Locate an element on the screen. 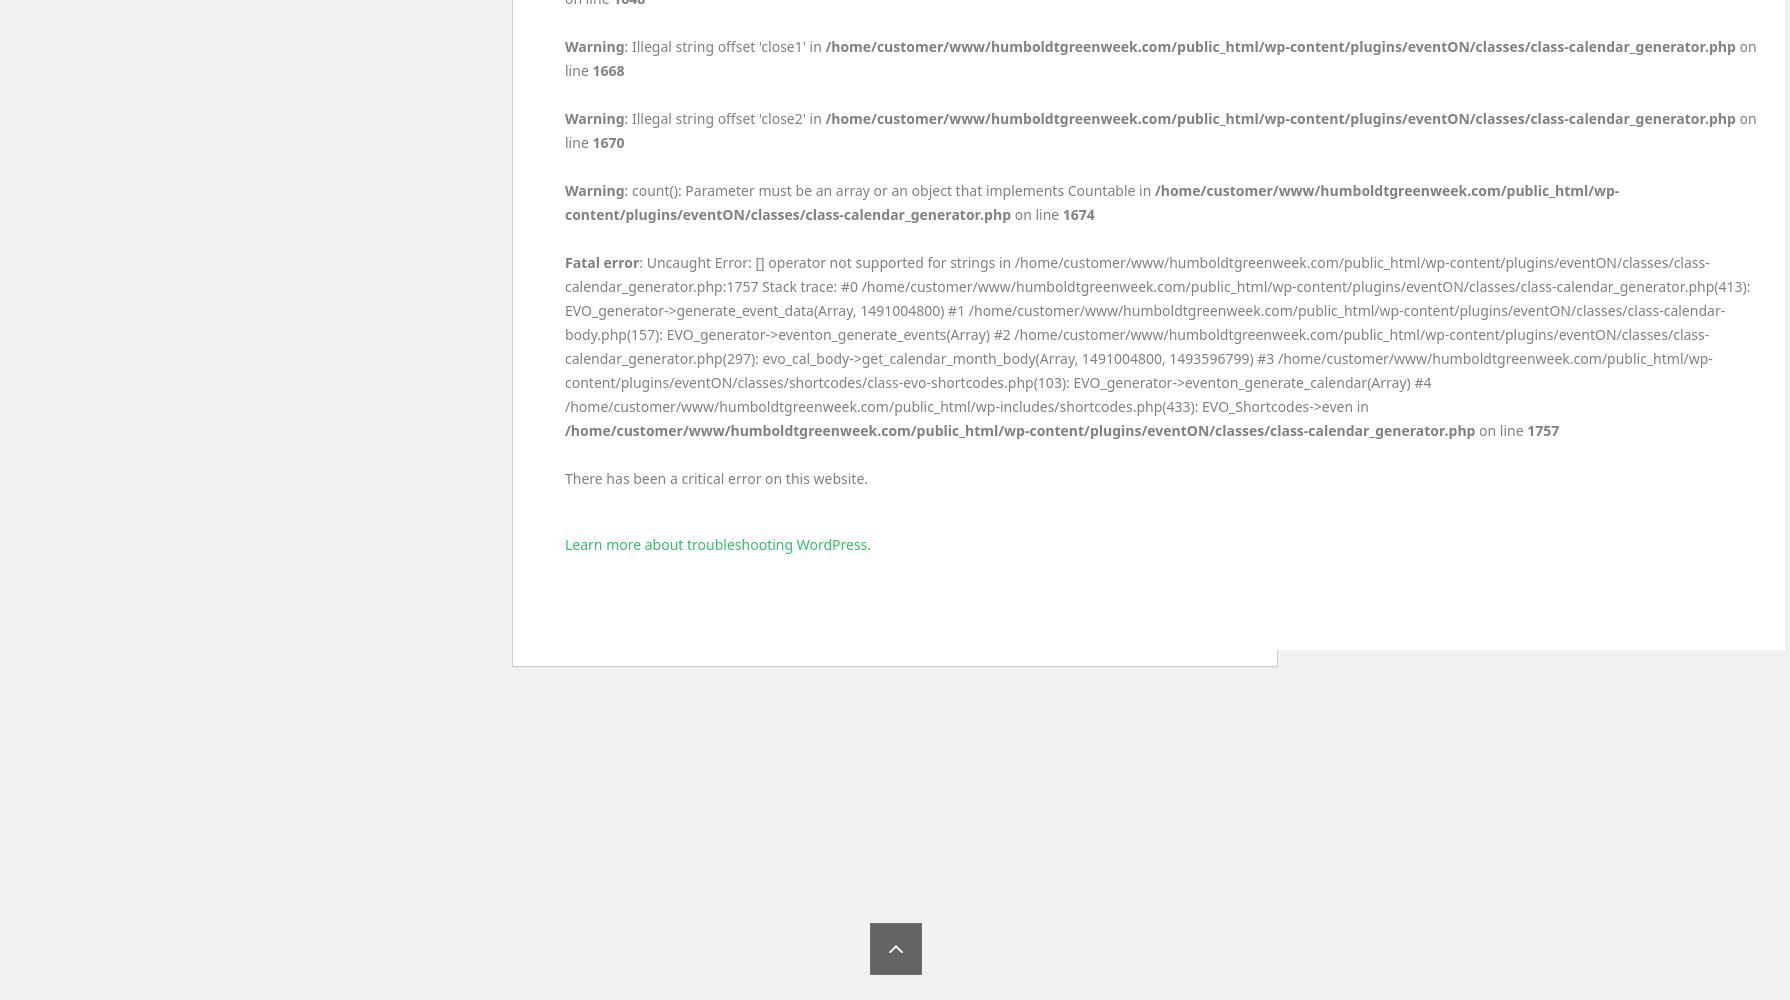 Image resolution: width=1790 pixels, height=1000 pixels. '1674' is located at coordinates (1062, 213).